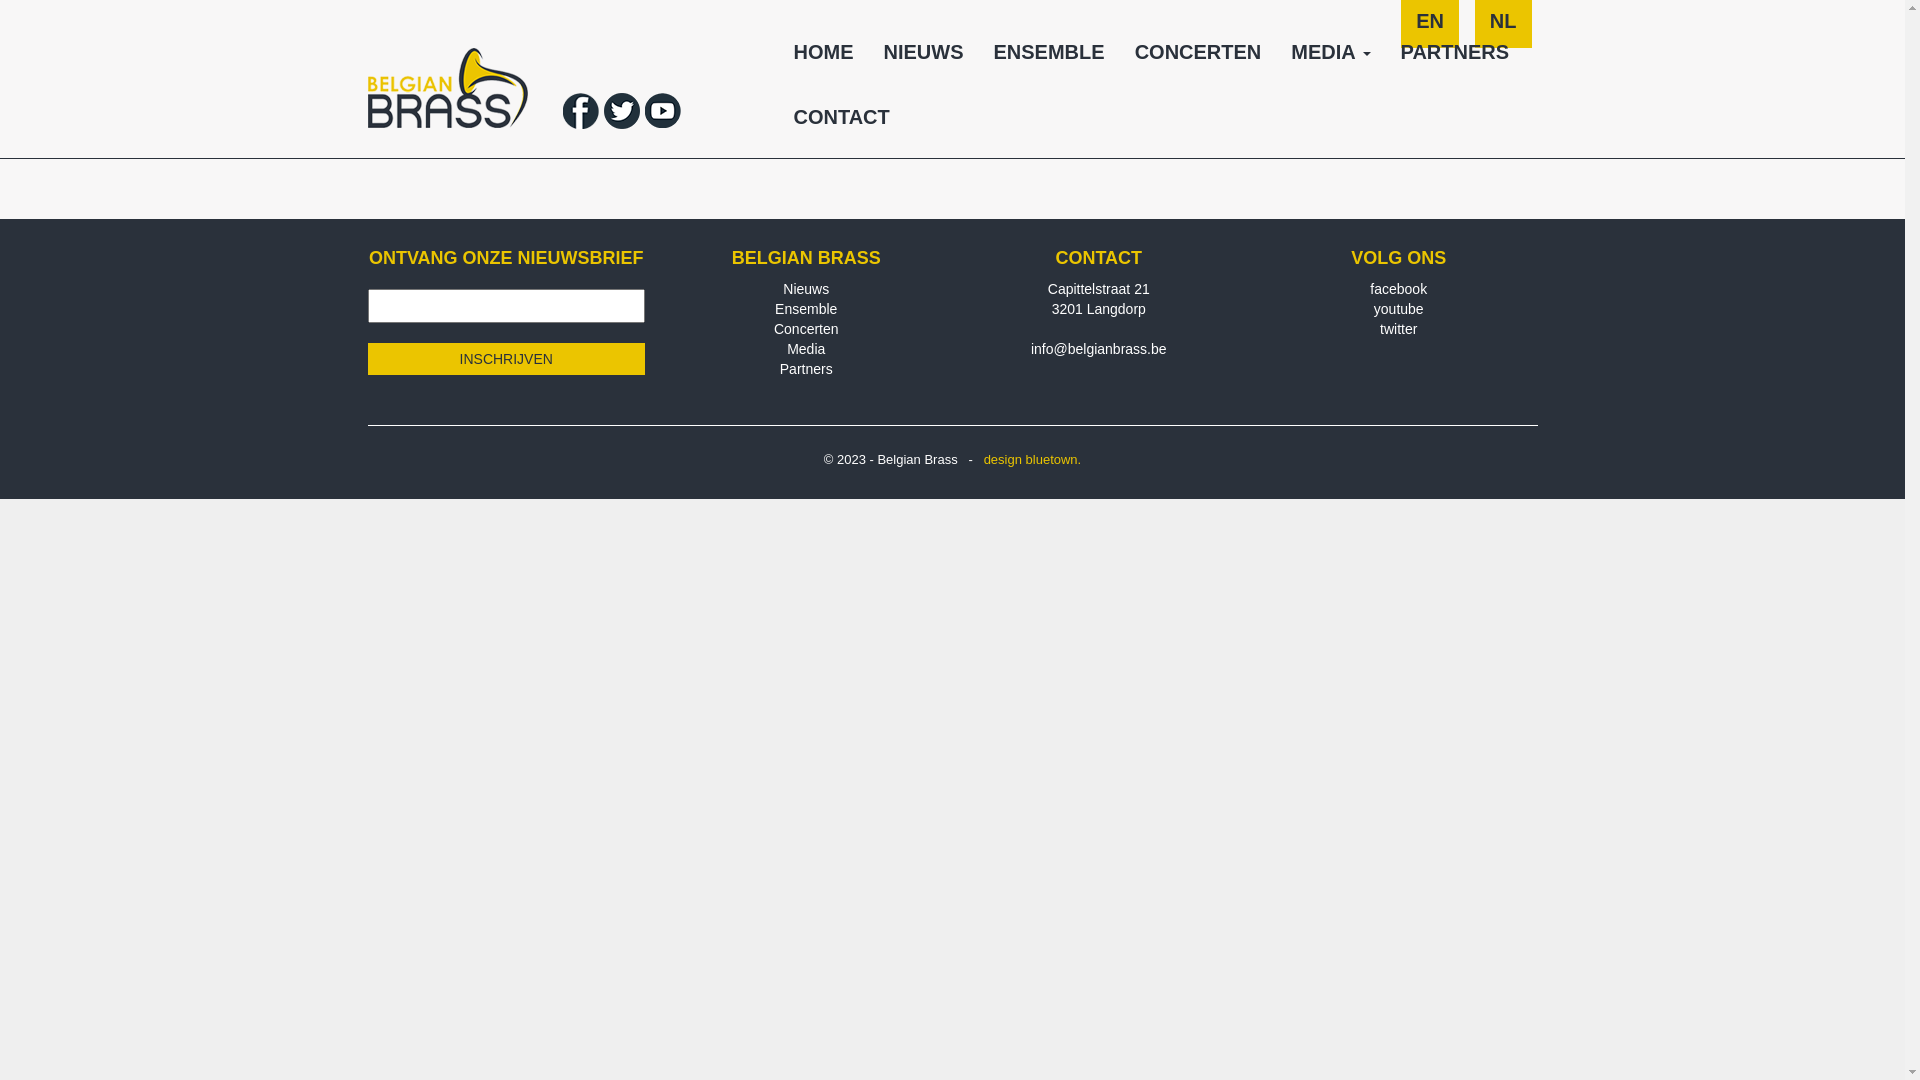  What do you see at coordinates (1330, 58) in the screenshot?
I see `'MEDIA'` at bounding box center [1330, 58].